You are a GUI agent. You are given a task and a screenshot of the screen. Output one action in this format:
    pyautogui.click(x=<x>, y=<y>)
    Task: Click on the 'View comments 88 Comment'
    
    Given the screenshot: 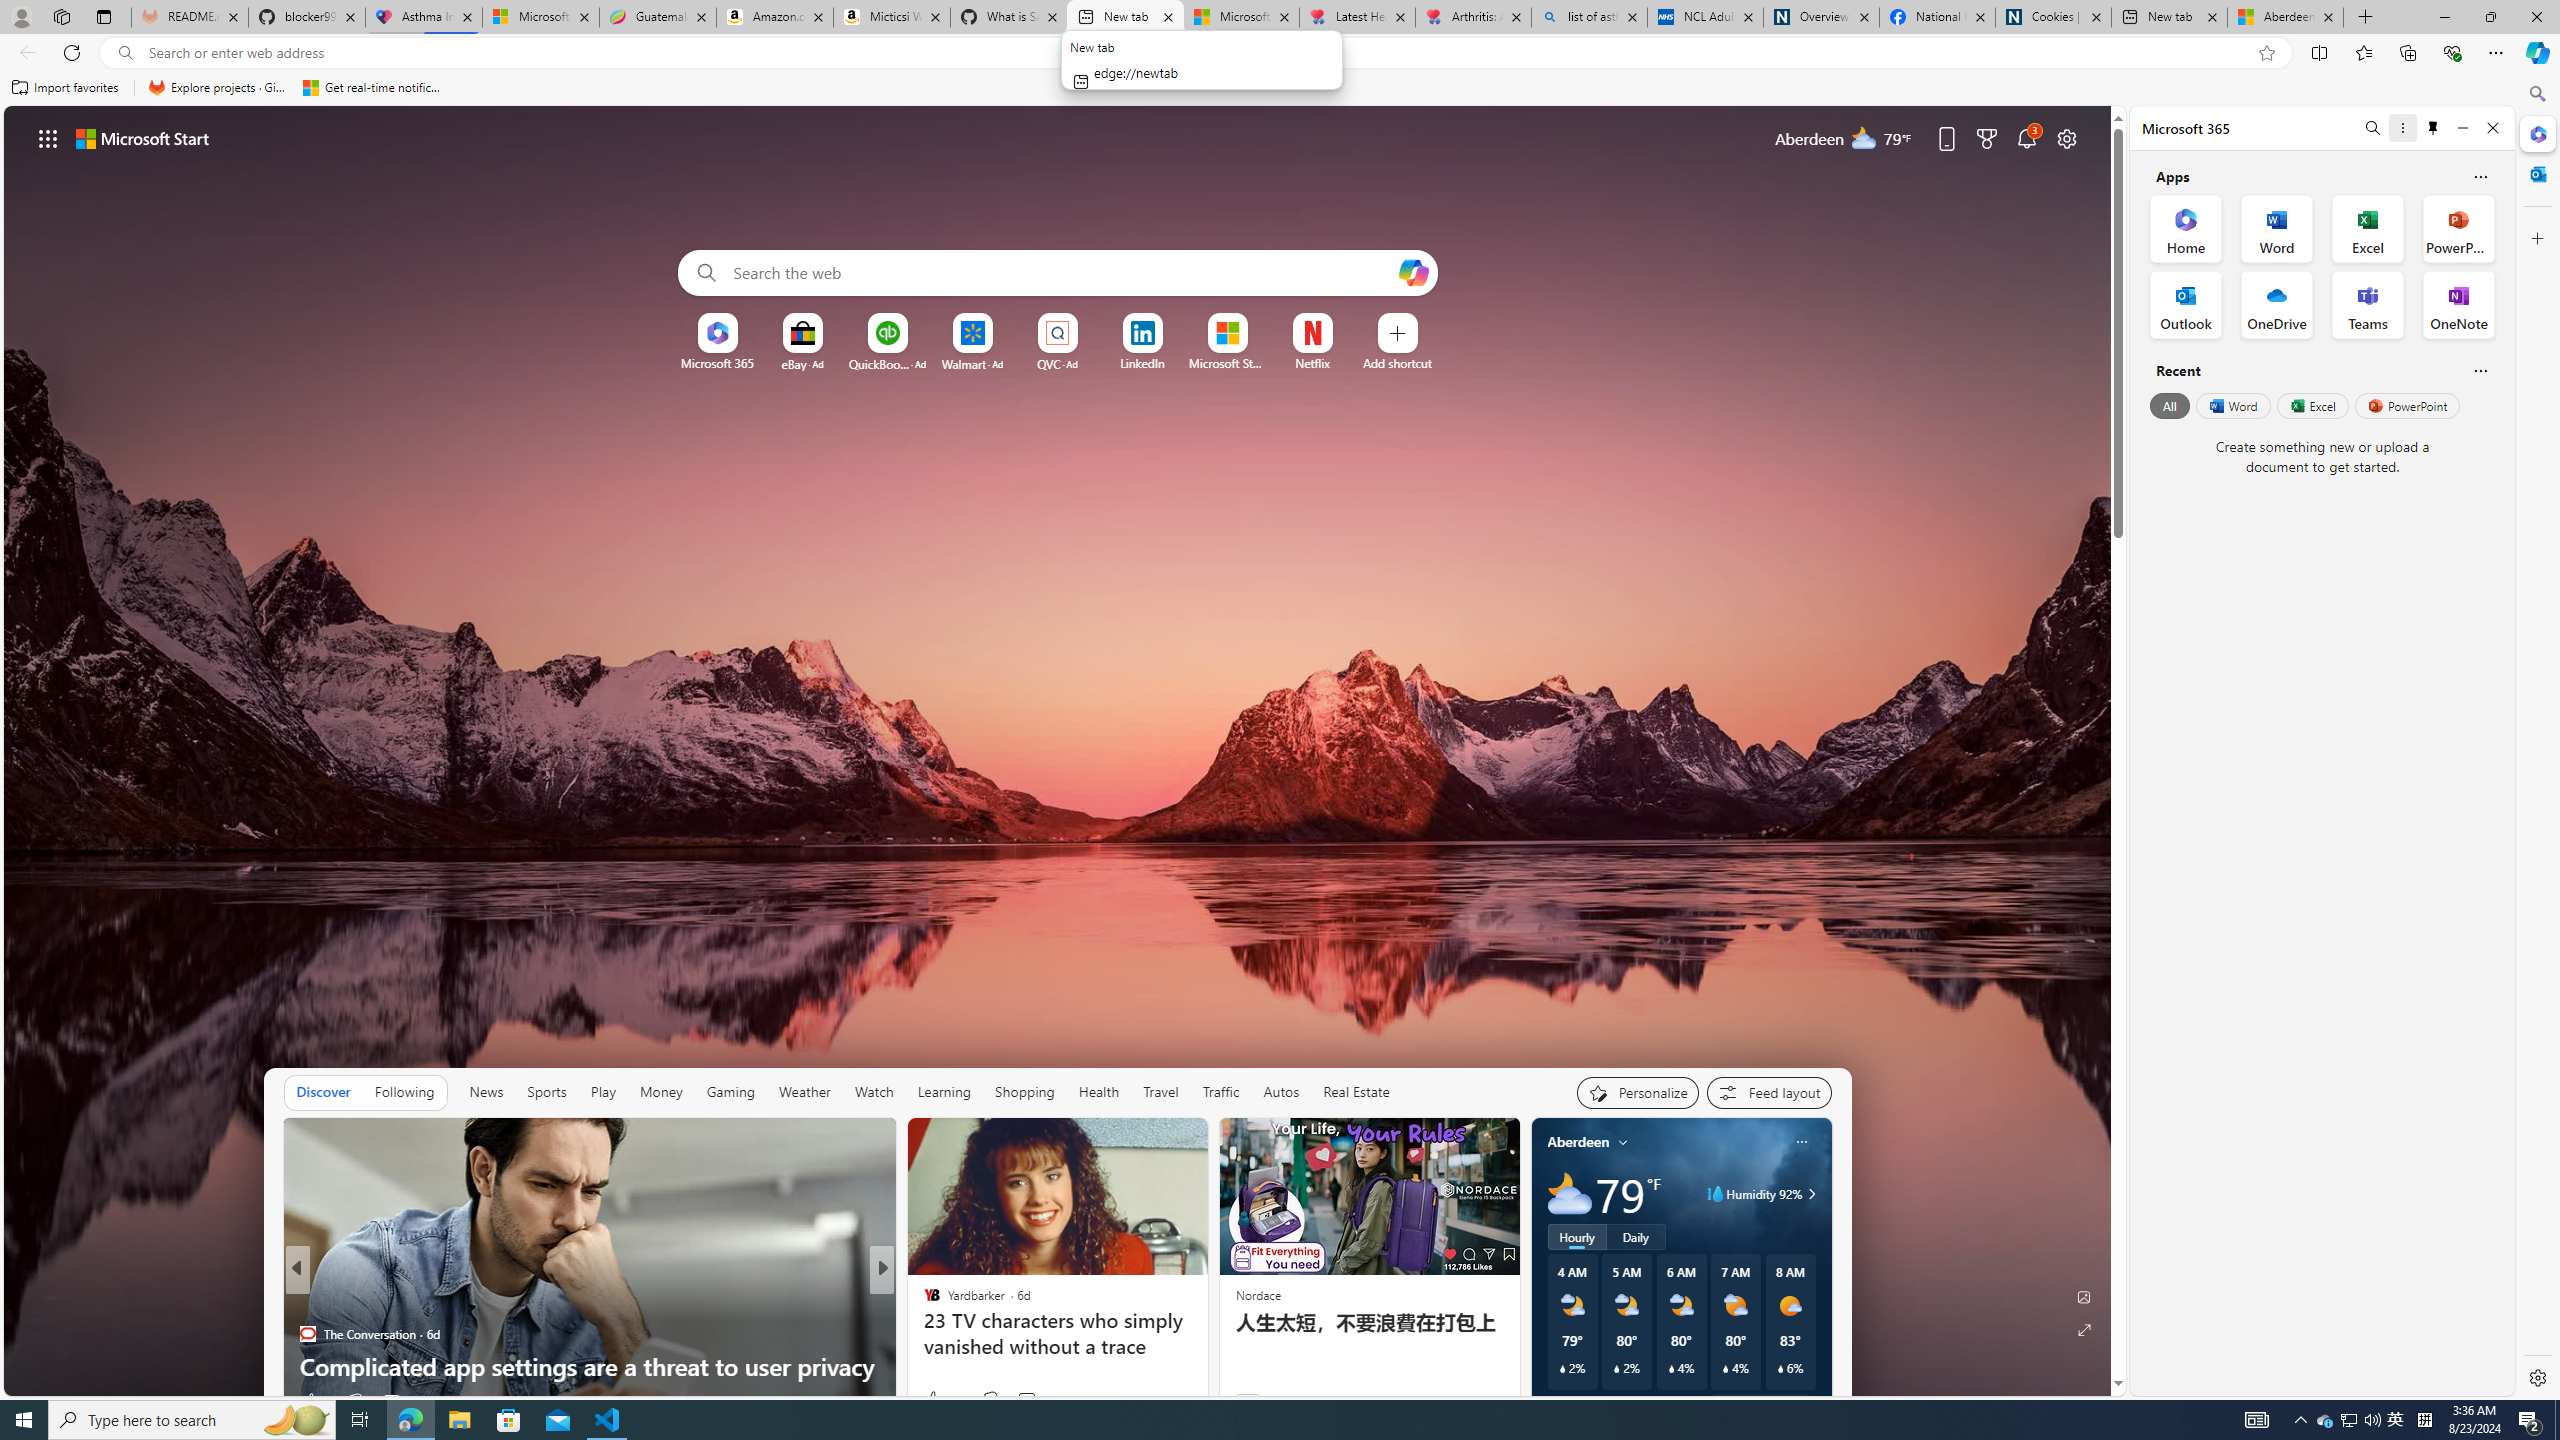 What is the action you would take?
    pyautogui.click(x=1028, y=1401)
    